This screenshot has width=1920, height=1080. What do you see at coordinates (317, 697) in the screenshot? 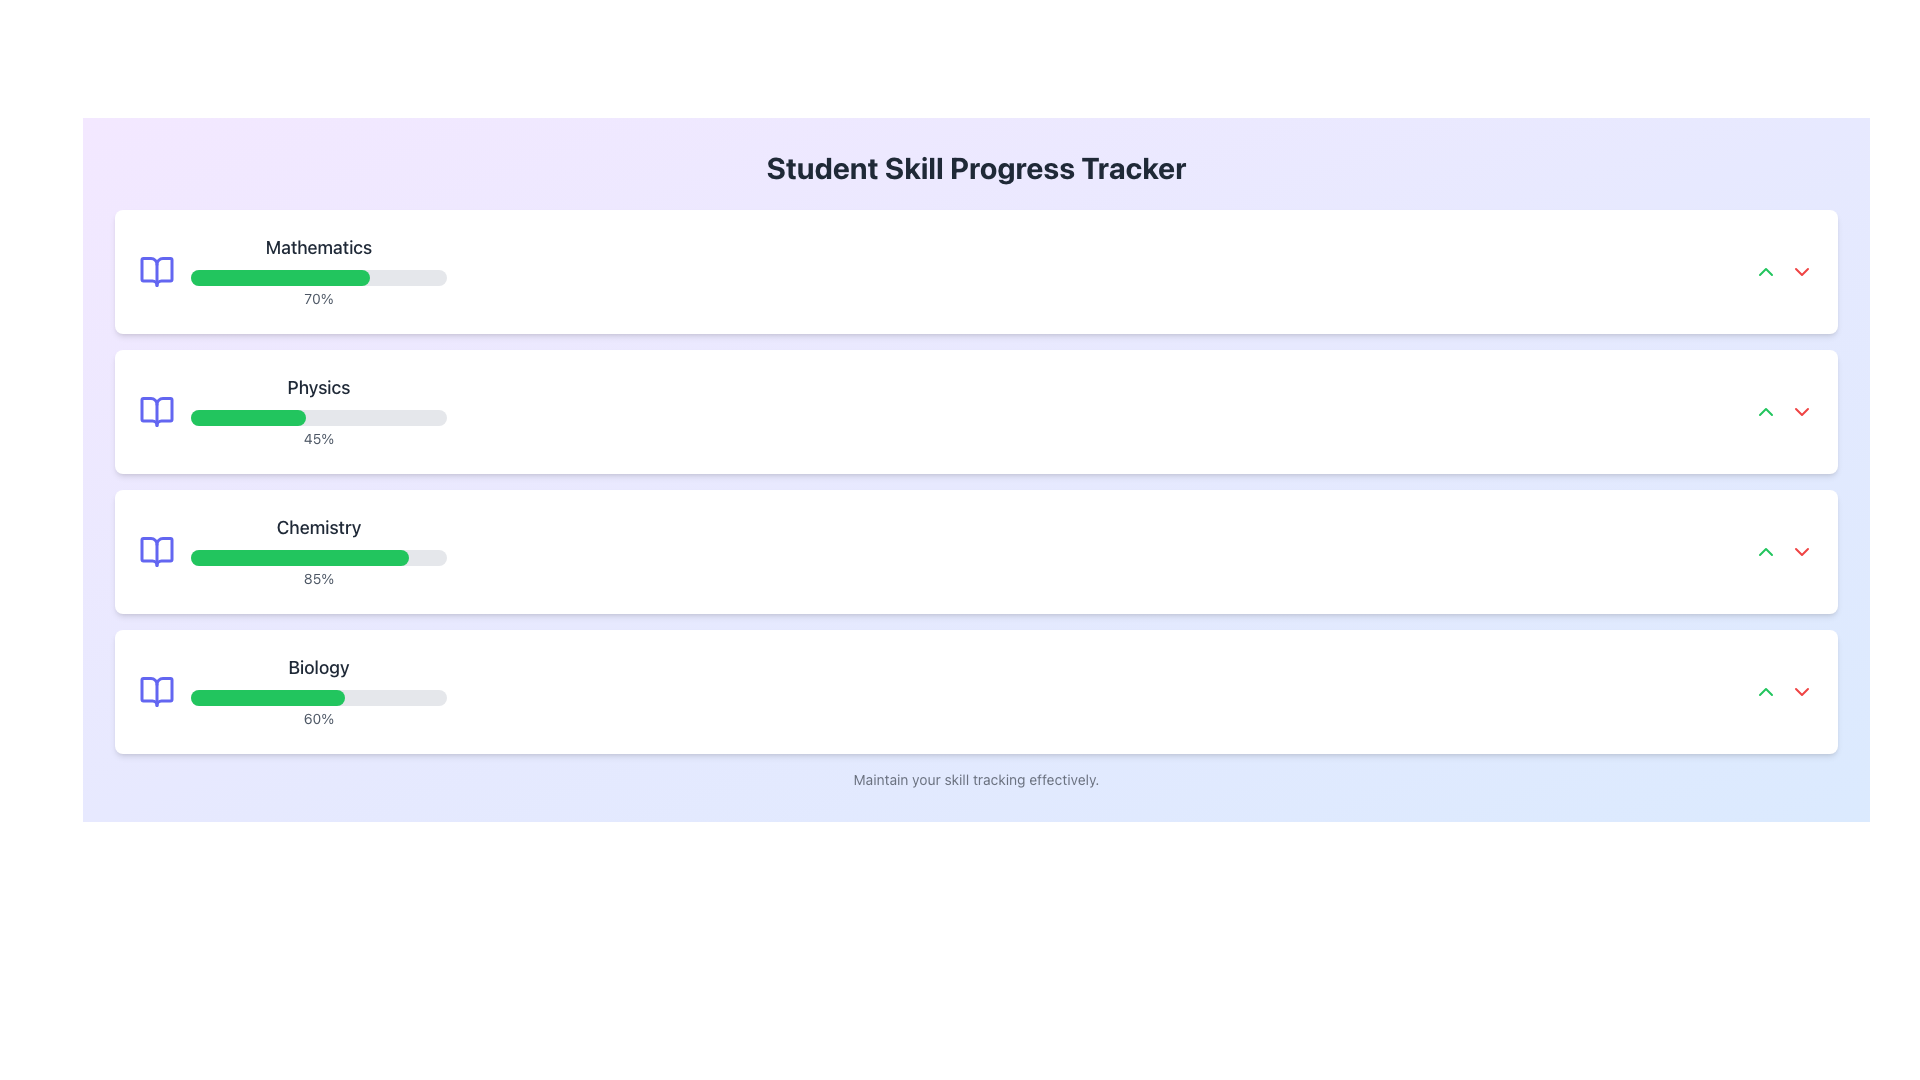
I see `the progress bar representing the completion percentage of the task labeled 'Biology,' which is positioned below the bold 'Biology' text and above the '60%' completion percentage text` at bounding box center [317, 697].